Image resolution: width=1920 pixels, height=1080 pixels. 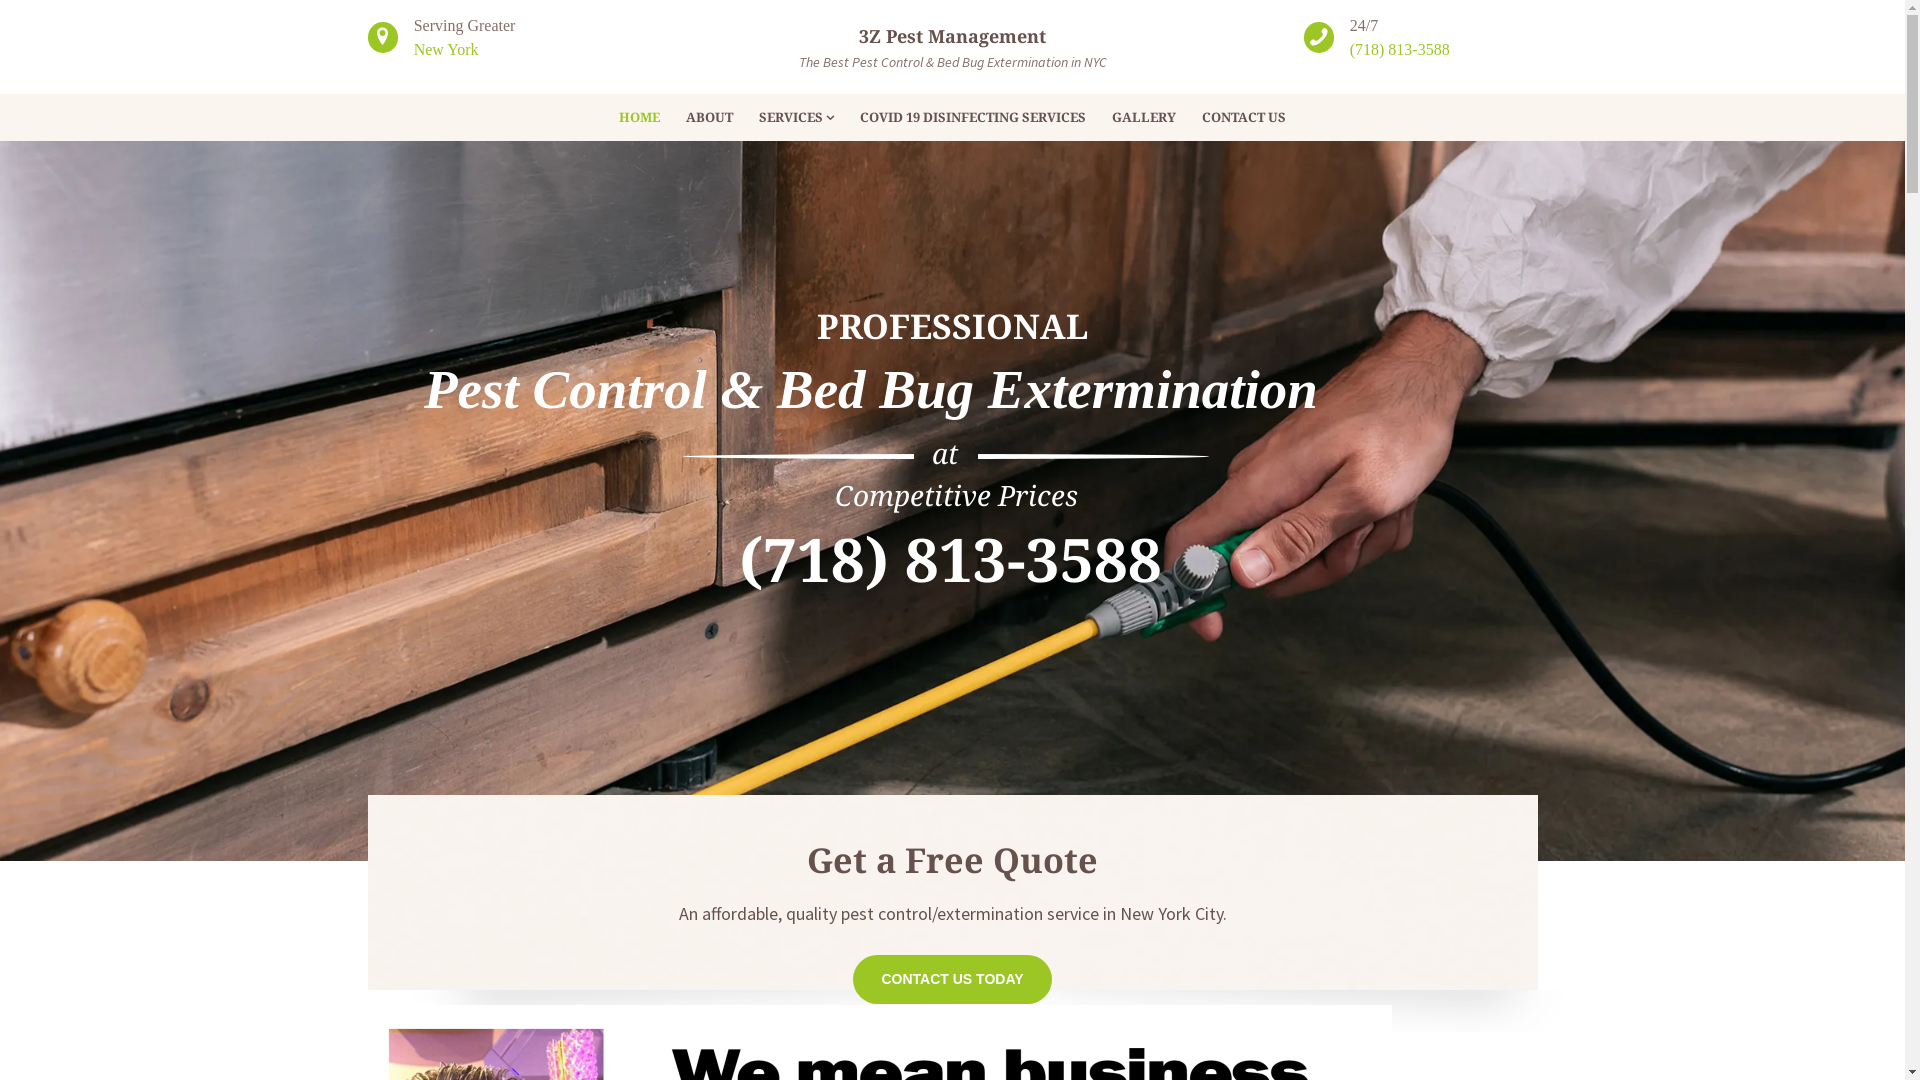 I want to click on 'HOME', so click(x=604, y=117).